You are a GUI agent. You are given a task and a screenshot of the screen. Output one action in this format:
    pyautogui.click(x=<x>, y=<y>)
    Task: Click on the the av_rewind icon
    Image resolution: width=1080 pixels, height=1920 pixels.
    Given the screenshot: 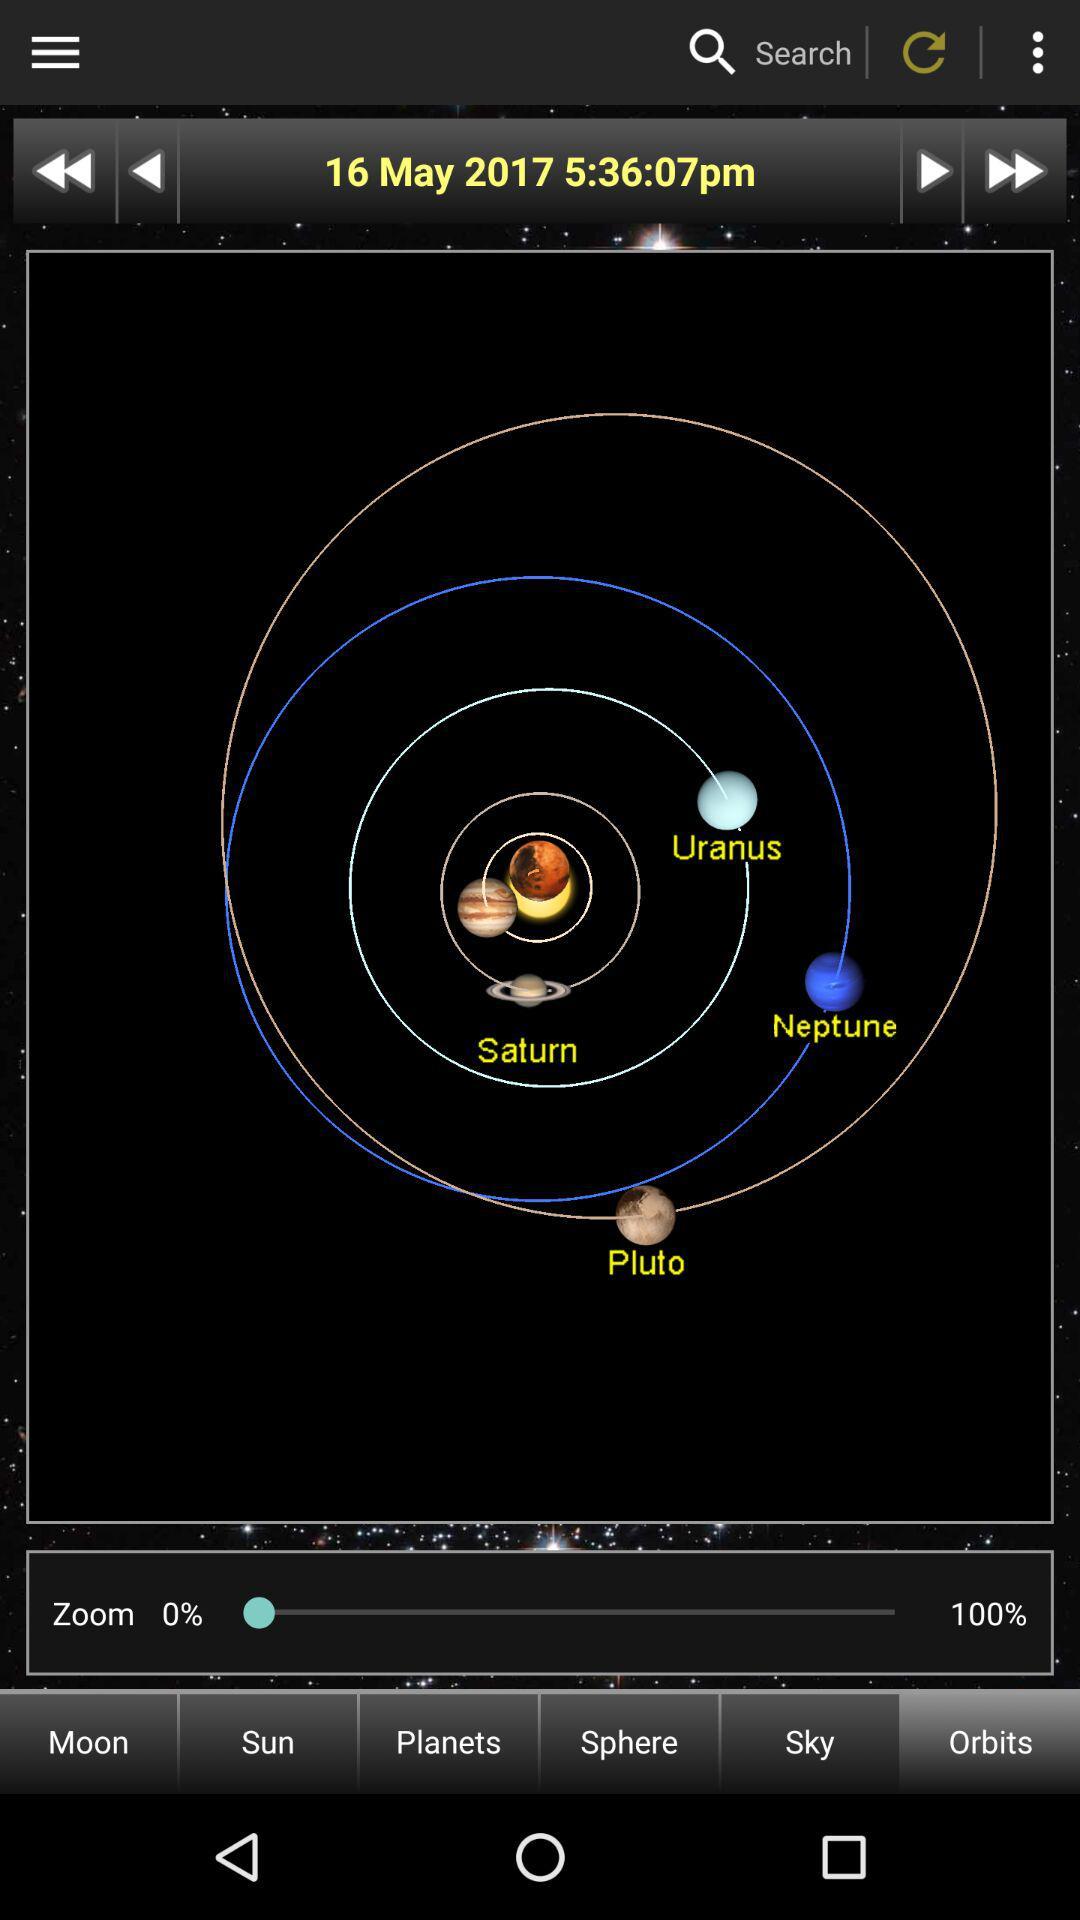 What is the action you would take?
    pyautogui.click(x=63, y=171)
    